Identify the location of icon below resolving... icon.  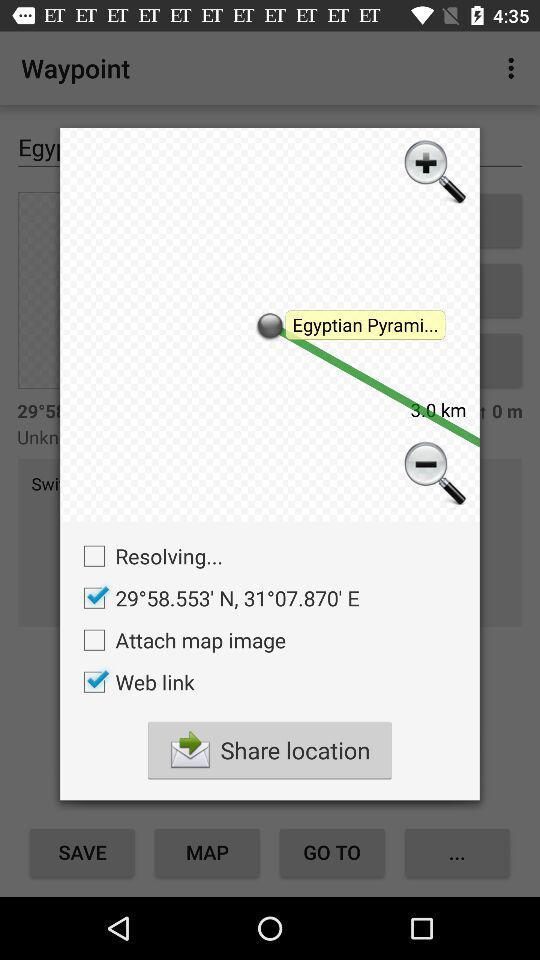
(215, 598).